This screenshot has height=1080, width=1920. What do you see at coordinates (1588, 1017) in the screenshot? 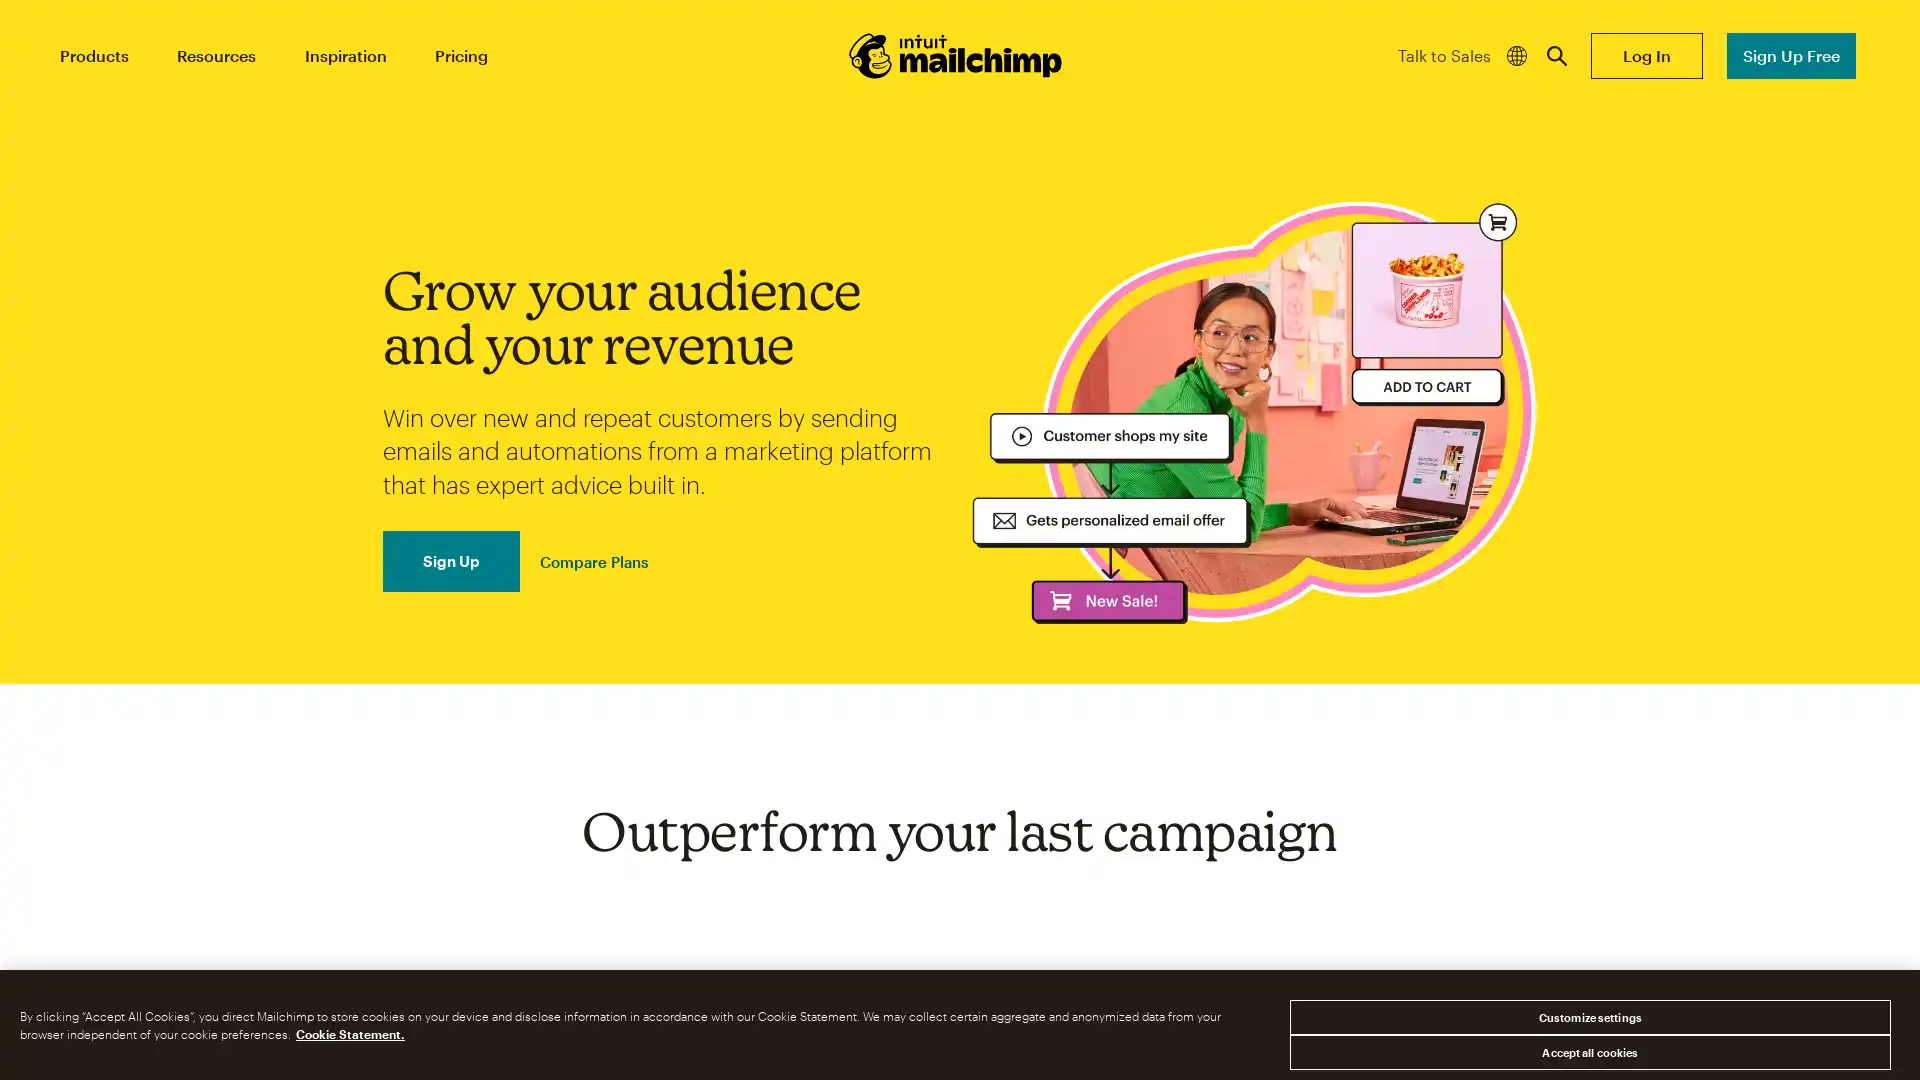
I see `Customize settings` at bounding box center [1588, 1017].